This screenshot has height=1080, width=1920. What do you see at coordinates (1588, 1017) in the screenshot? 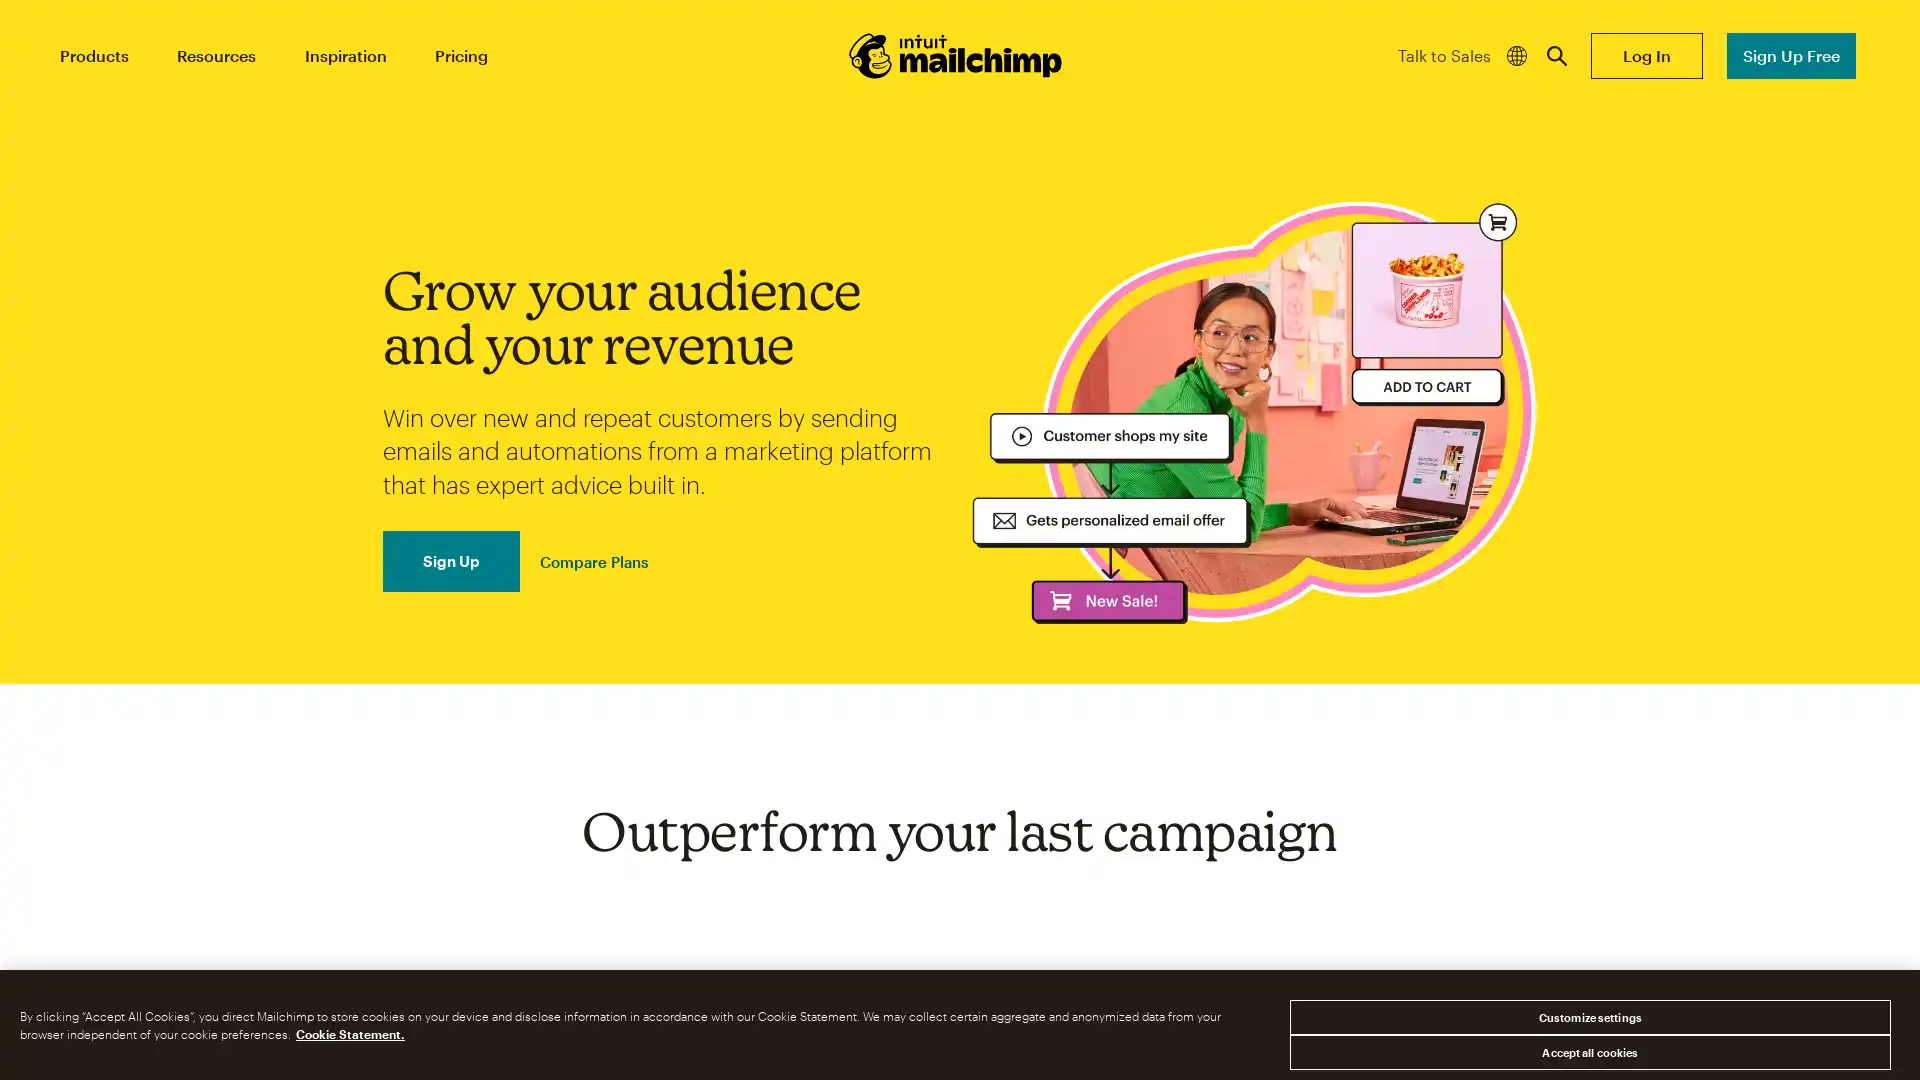
I see `Customize settings` at bounding box center [1588, 1017].